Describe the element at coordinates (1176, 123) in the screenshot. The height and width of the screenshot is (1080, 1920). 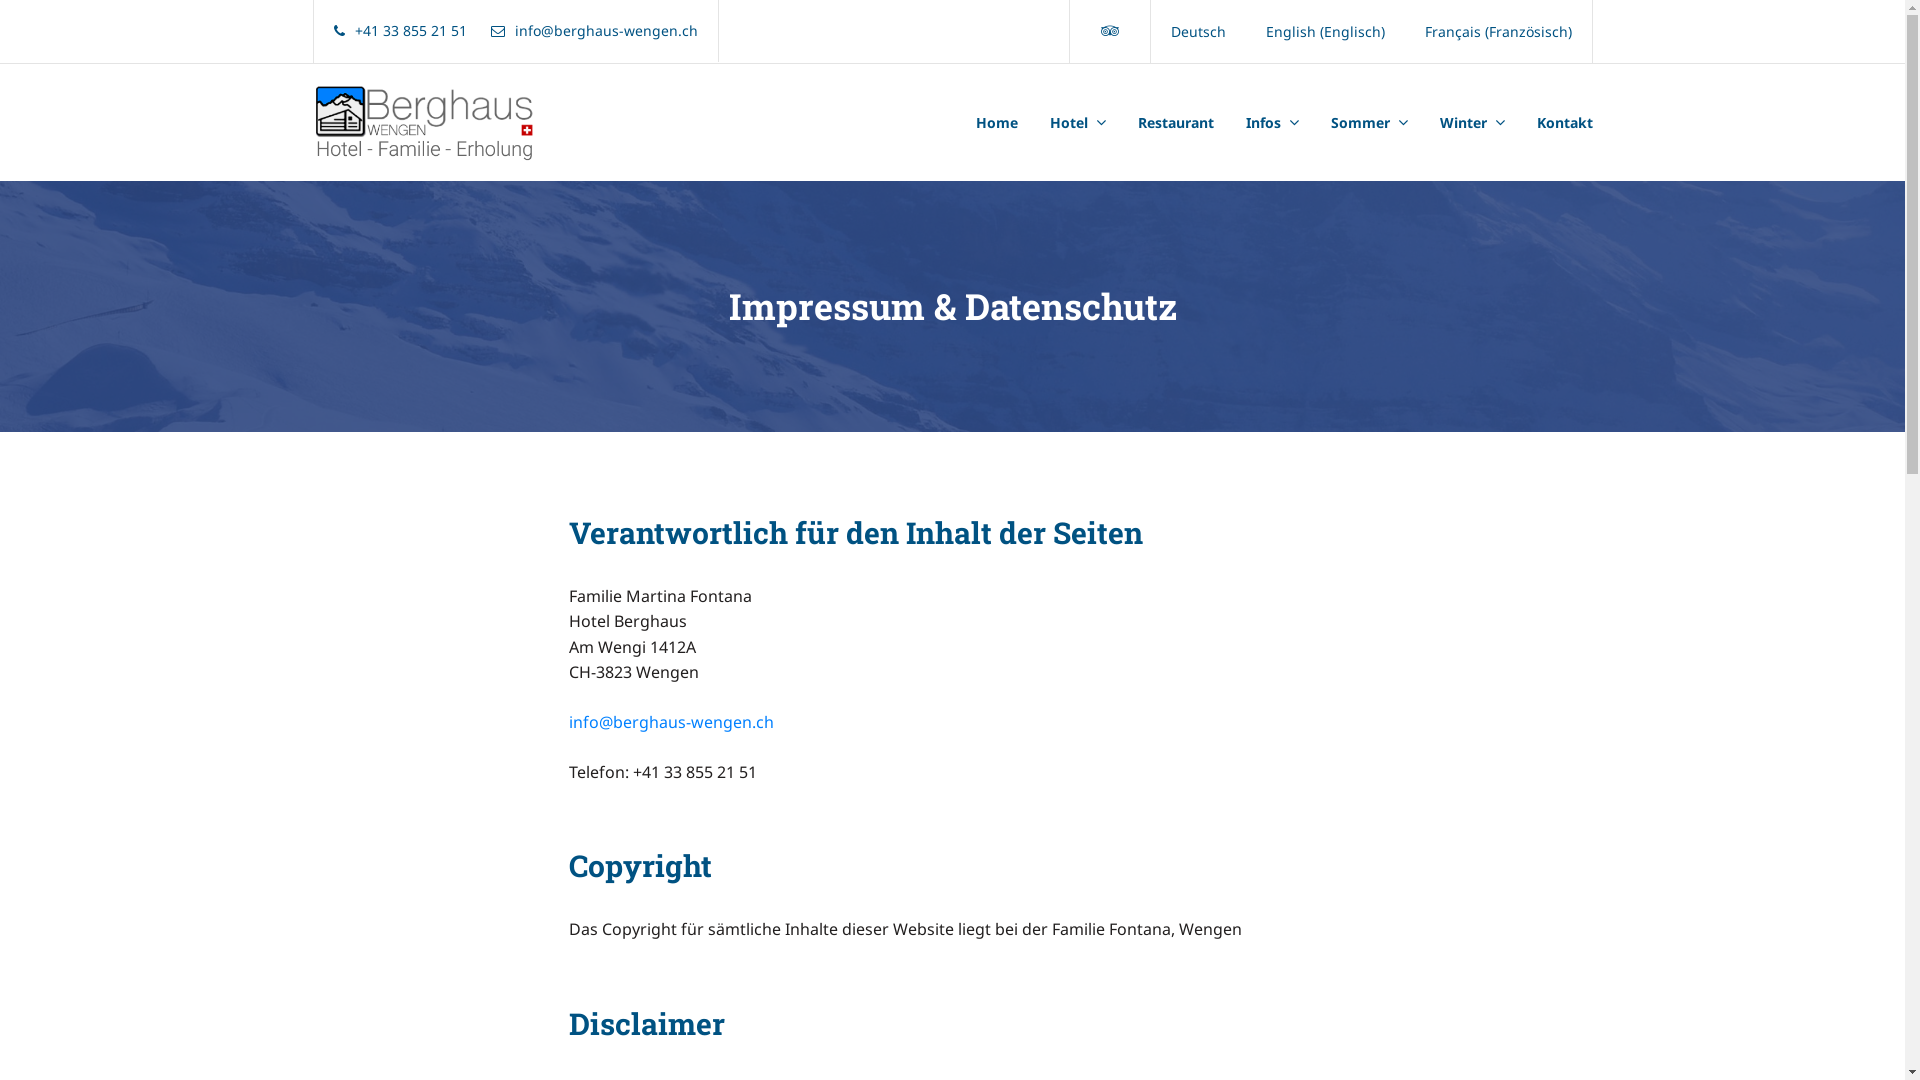
I see `'Restaurant'` at that location.